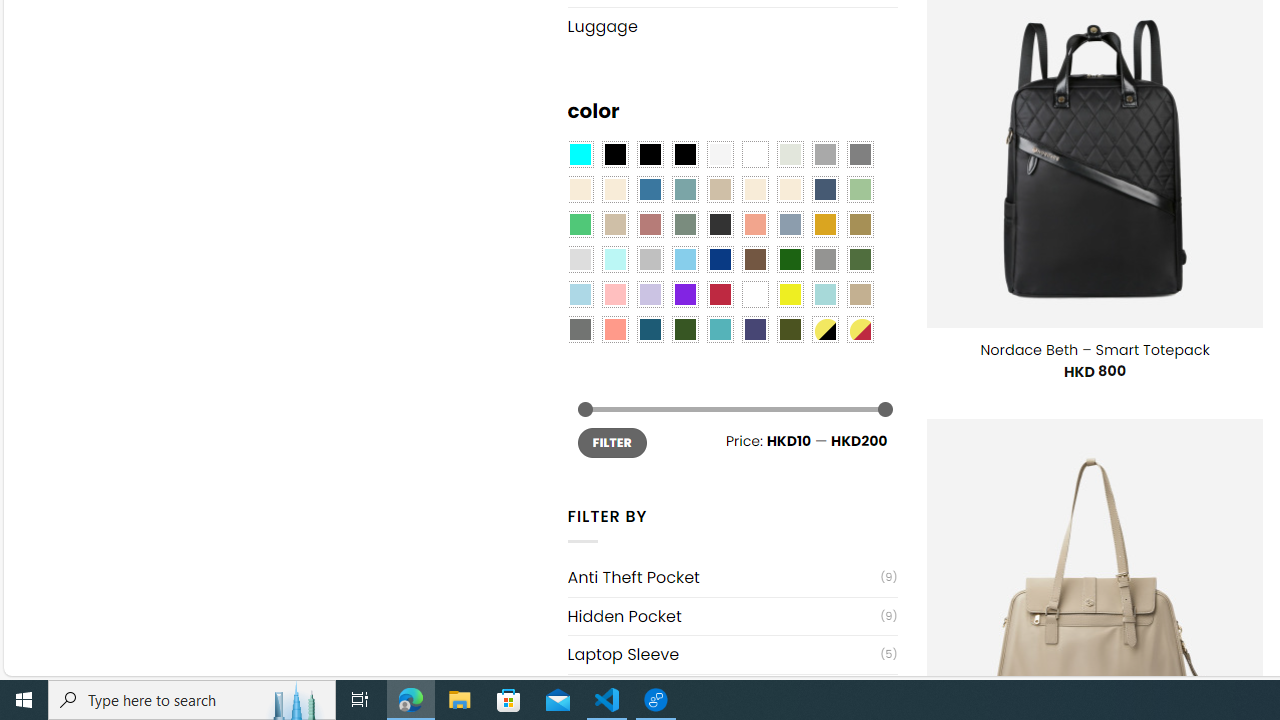 The width and height of the screenshot is (1280, 720). Describe the element at coordinates (614, 258) in the screenshot. I see `'Mint'` at that location.